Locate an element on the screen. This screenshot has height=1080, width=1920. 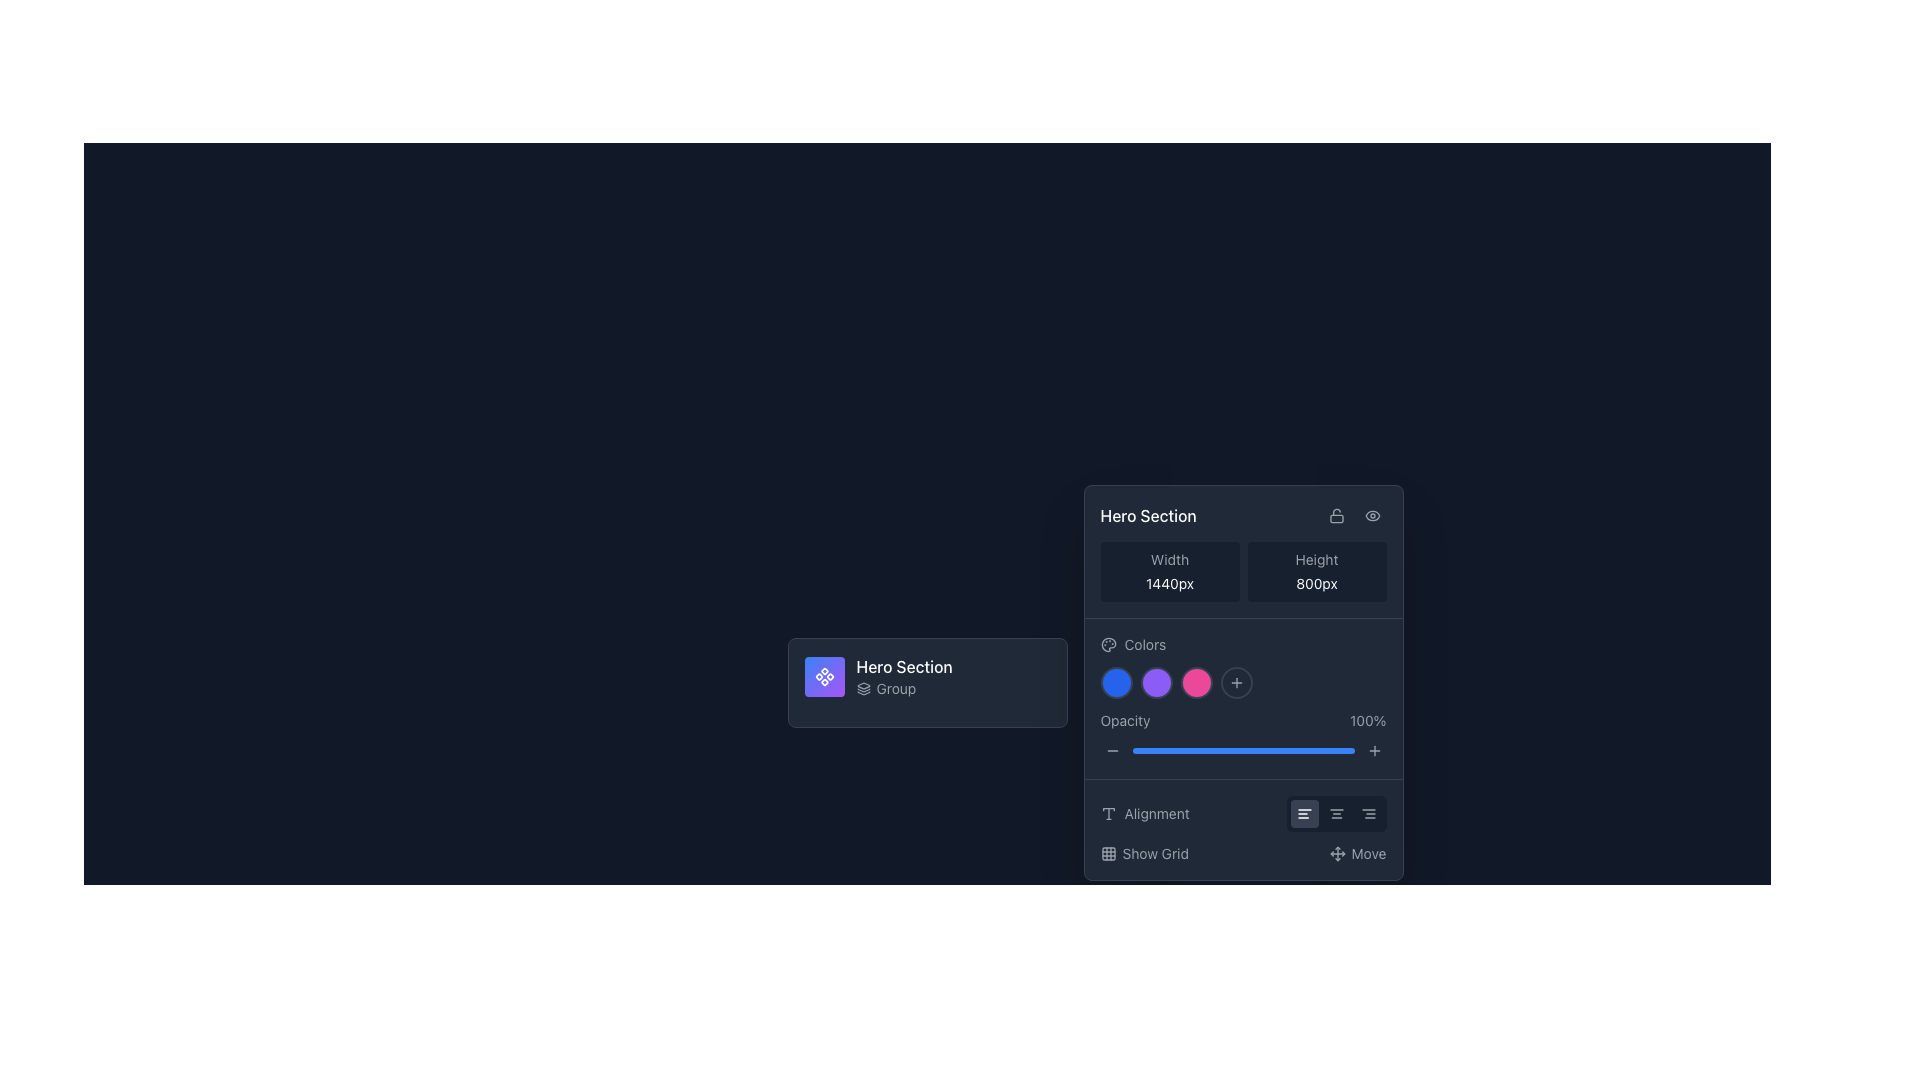
the progress bar, which is a thin, rectangular horizontal bar with rounded ends, styled with a gray background and a blue inner section indicating progress, located centrally among its siblings is located at coordinates (1242, 751).